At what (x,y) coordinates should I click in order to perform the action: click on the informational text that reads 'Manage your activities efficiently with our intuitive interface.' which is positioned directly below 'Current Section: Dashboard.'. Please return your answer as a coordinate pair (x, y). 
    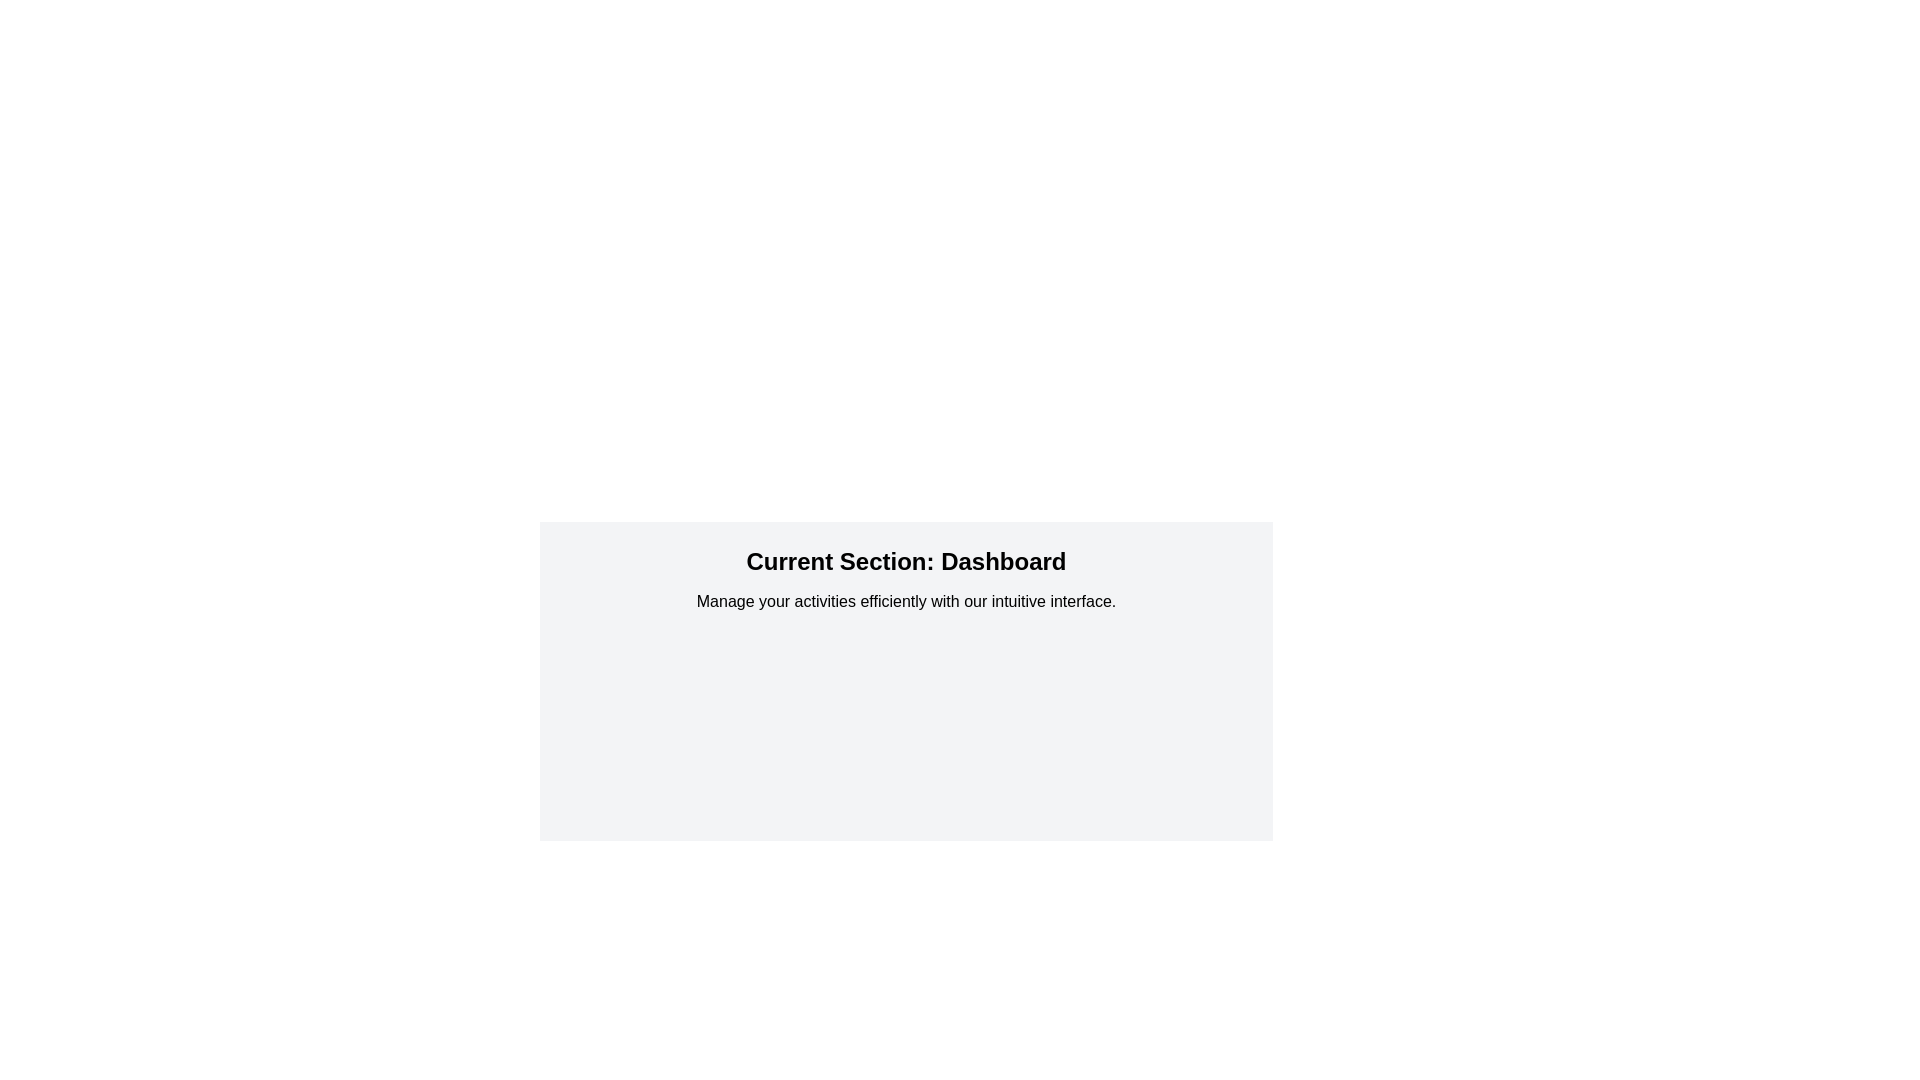
    Looking at the image, I should click on (905, 600).